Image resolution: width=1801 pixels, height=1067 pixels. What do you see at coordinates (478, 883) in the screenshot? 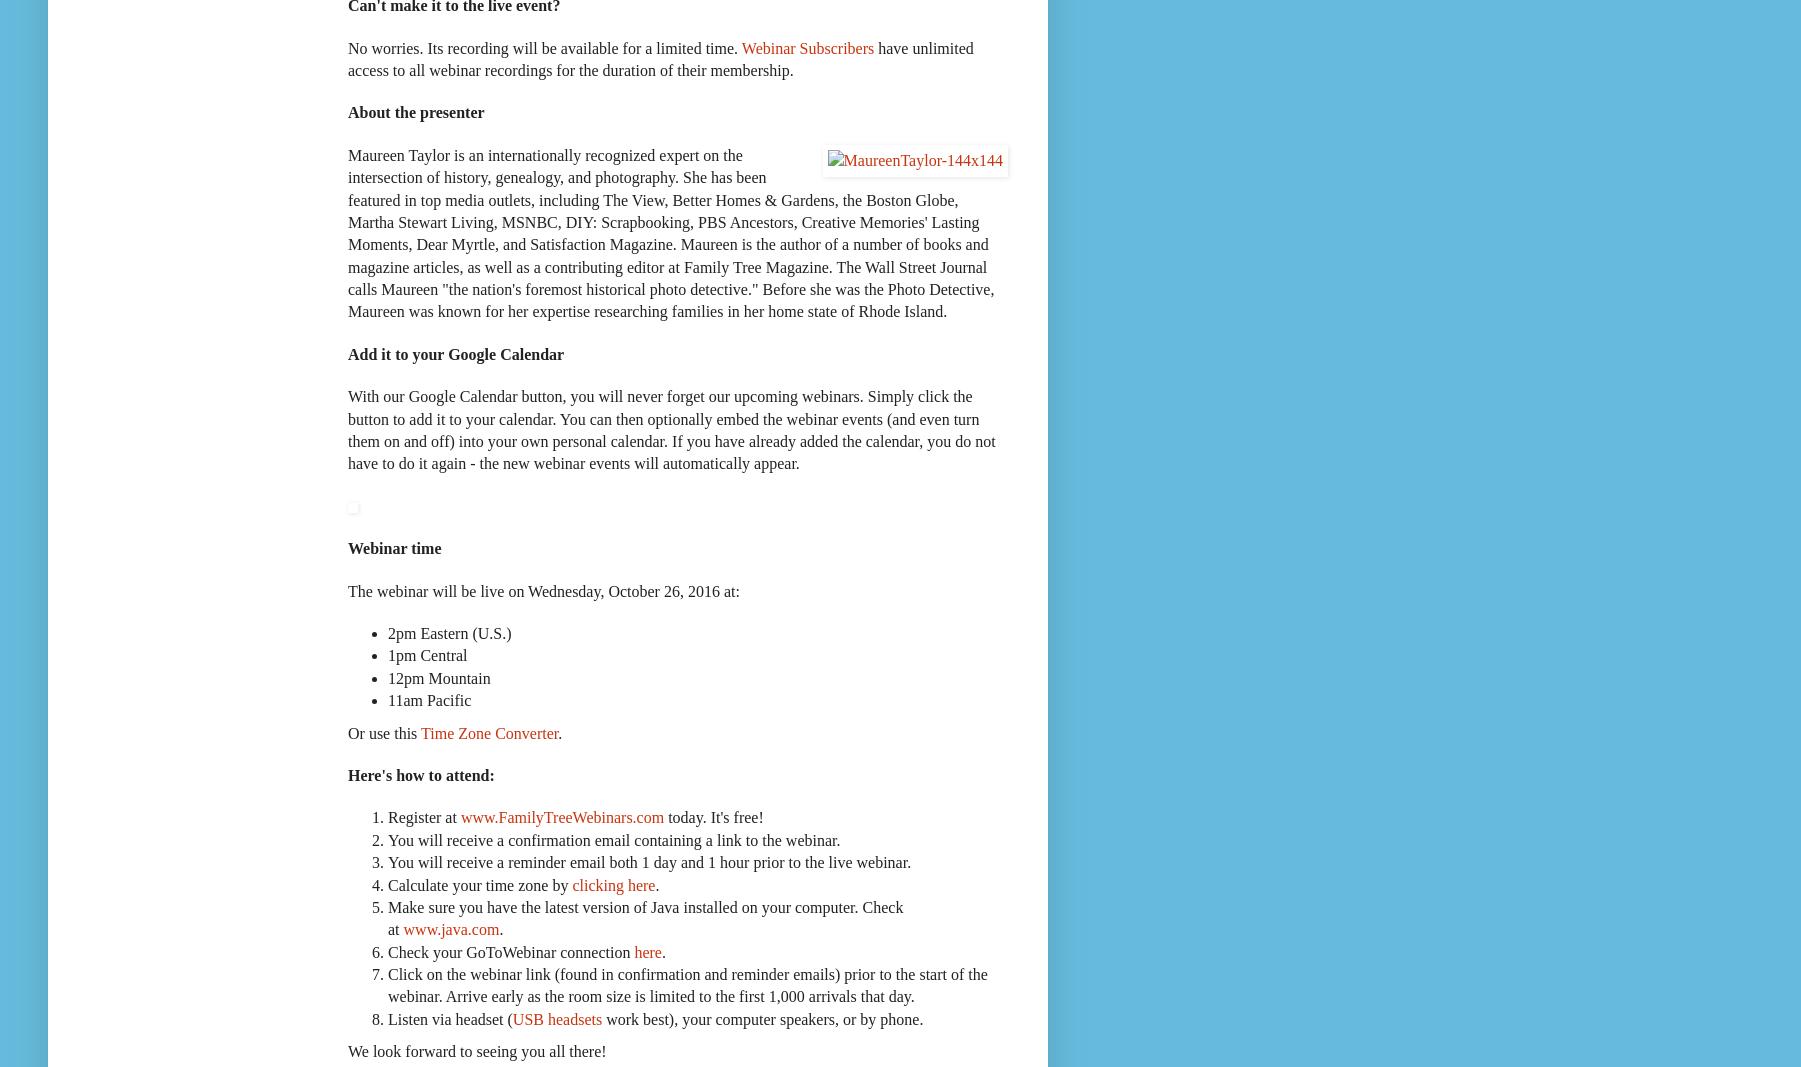
I see `'Calculate your time zone by'` at bounding box center [478, 883].